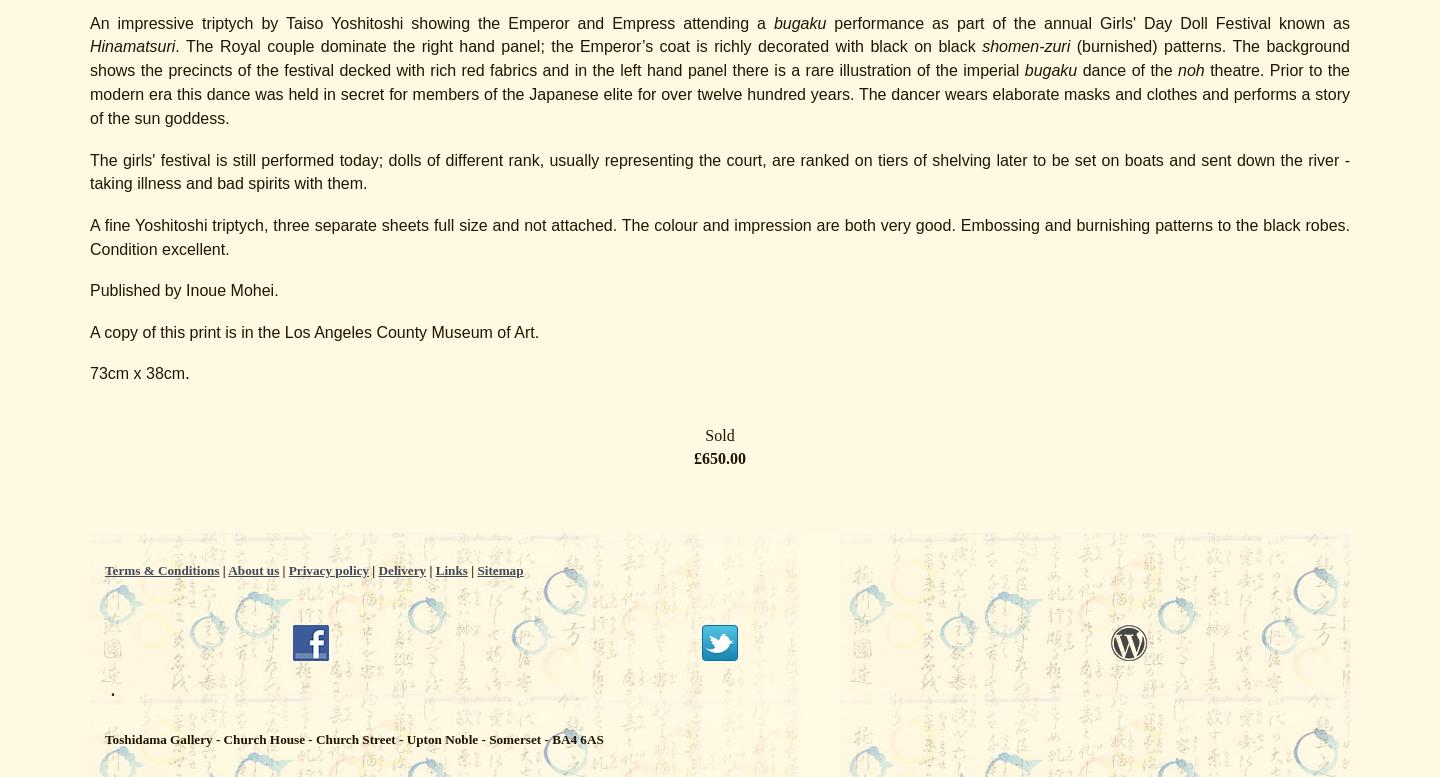 This screenshot has height=777, width=1440. What do you see at coordinates (1087, 22) in the screenshot?
I see `'performance as part of the annual Girls' Day Doll Festival known as'` at bounding box center [1087, 22].